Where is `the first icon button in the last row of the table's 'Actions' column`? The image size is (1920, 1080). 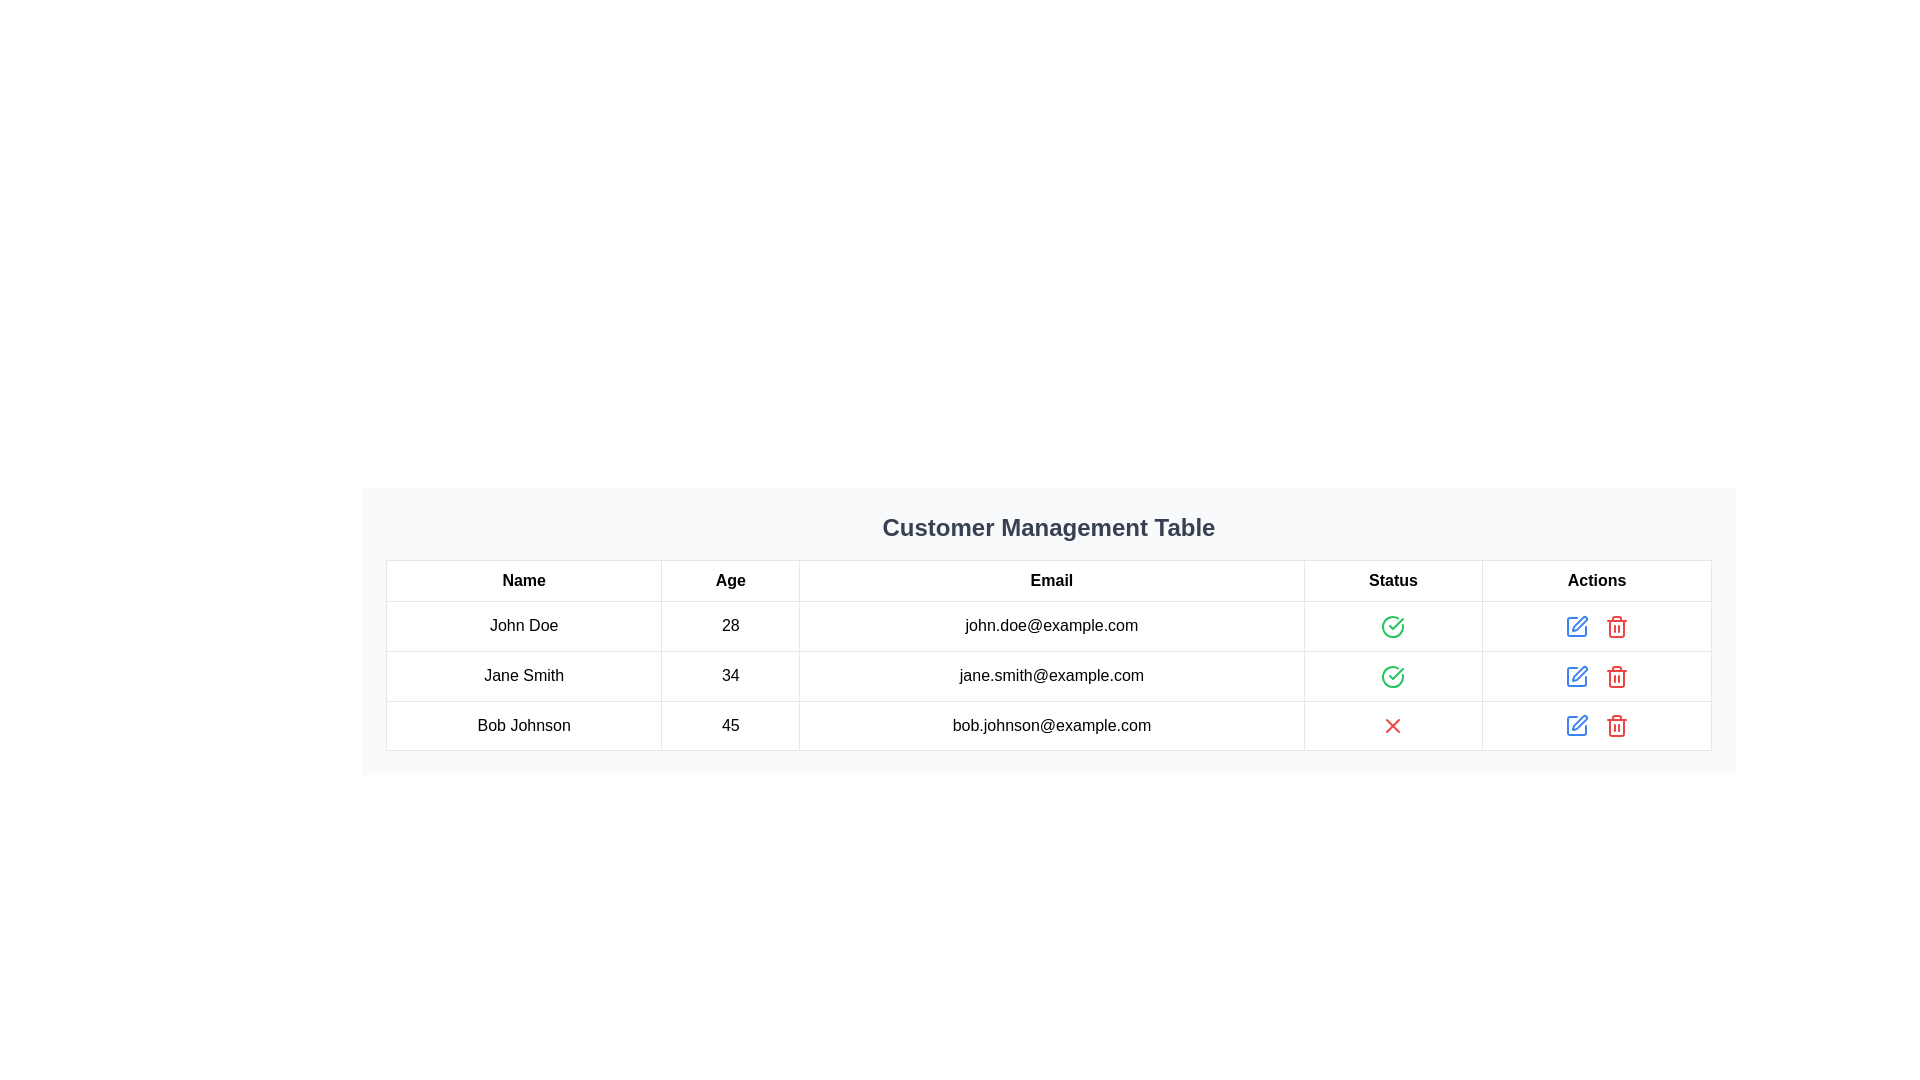 the first icon button in the last row of the table's 'Actions' column is located at coordinates (1576, 675).